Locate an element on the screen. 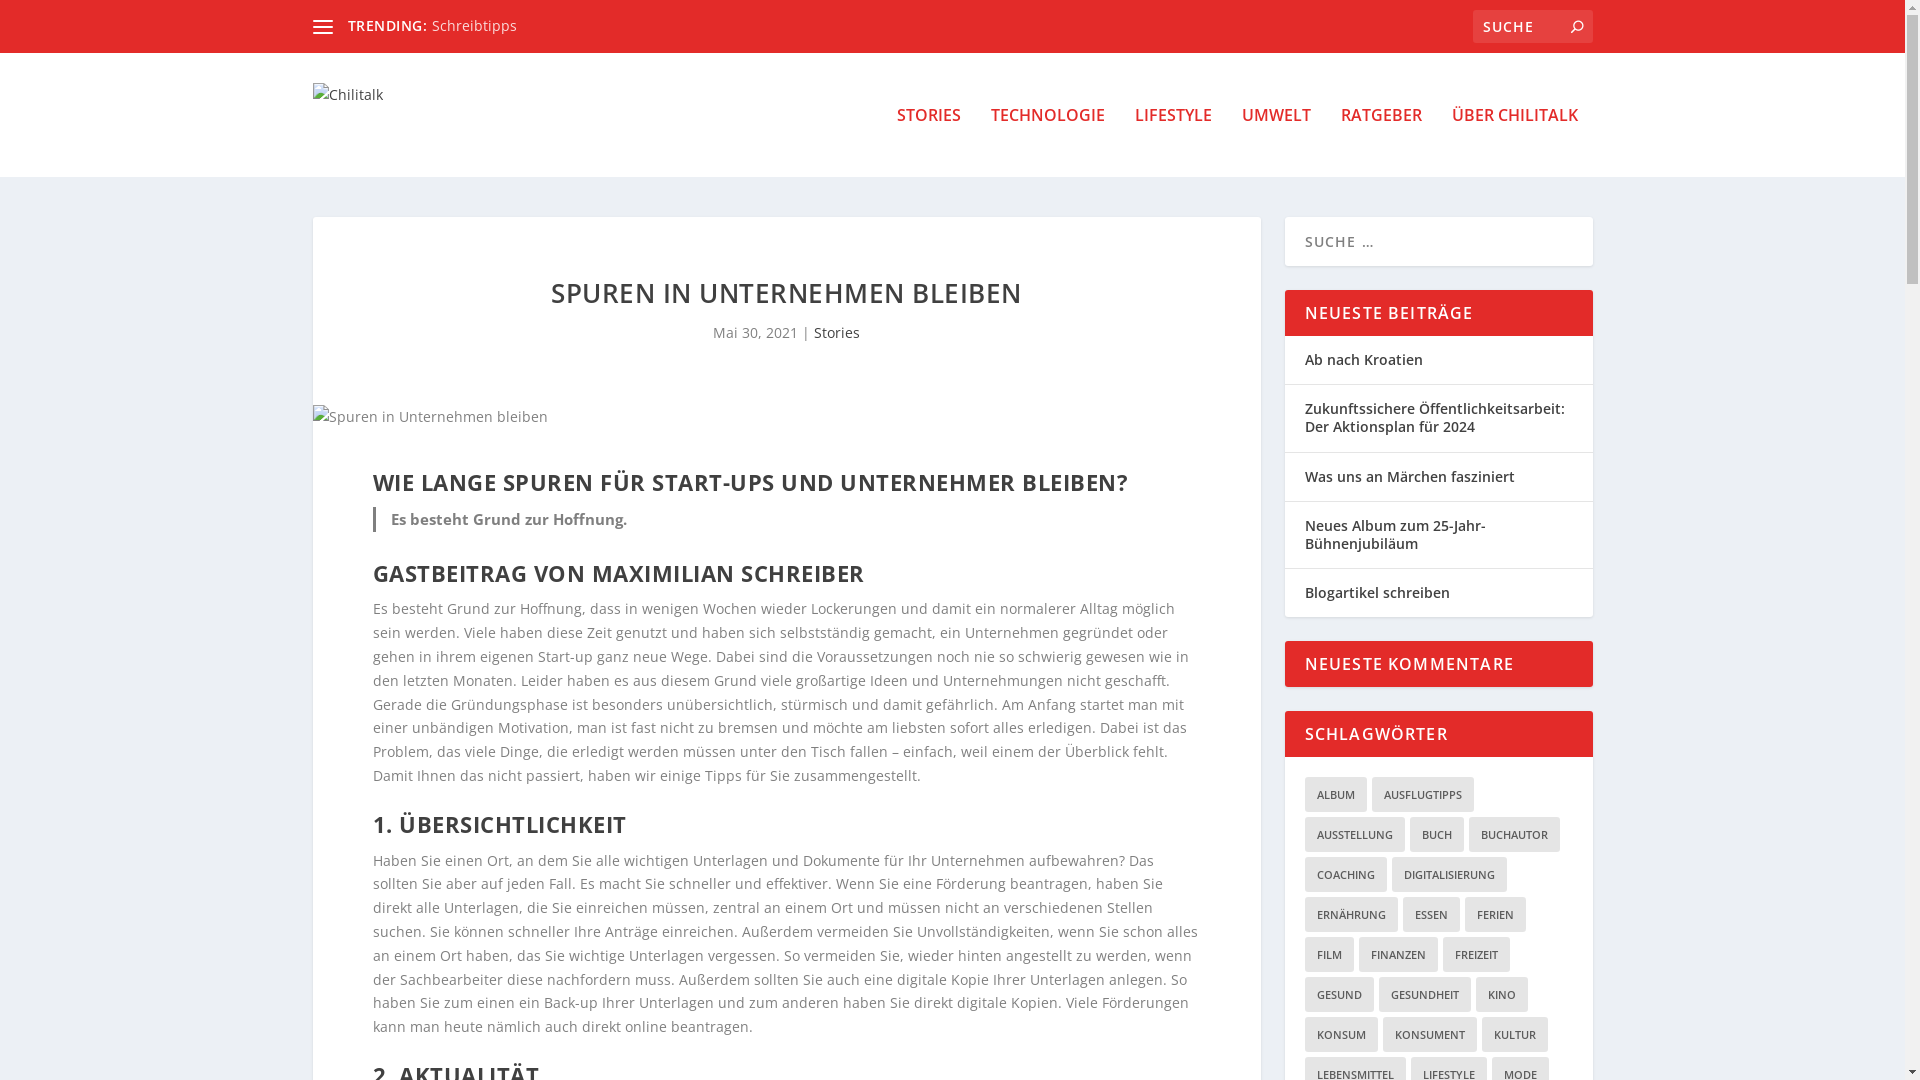 This screenshot has width=1920, height=1080. 'FREIZEIT' is located at coordinates (1475, 953).